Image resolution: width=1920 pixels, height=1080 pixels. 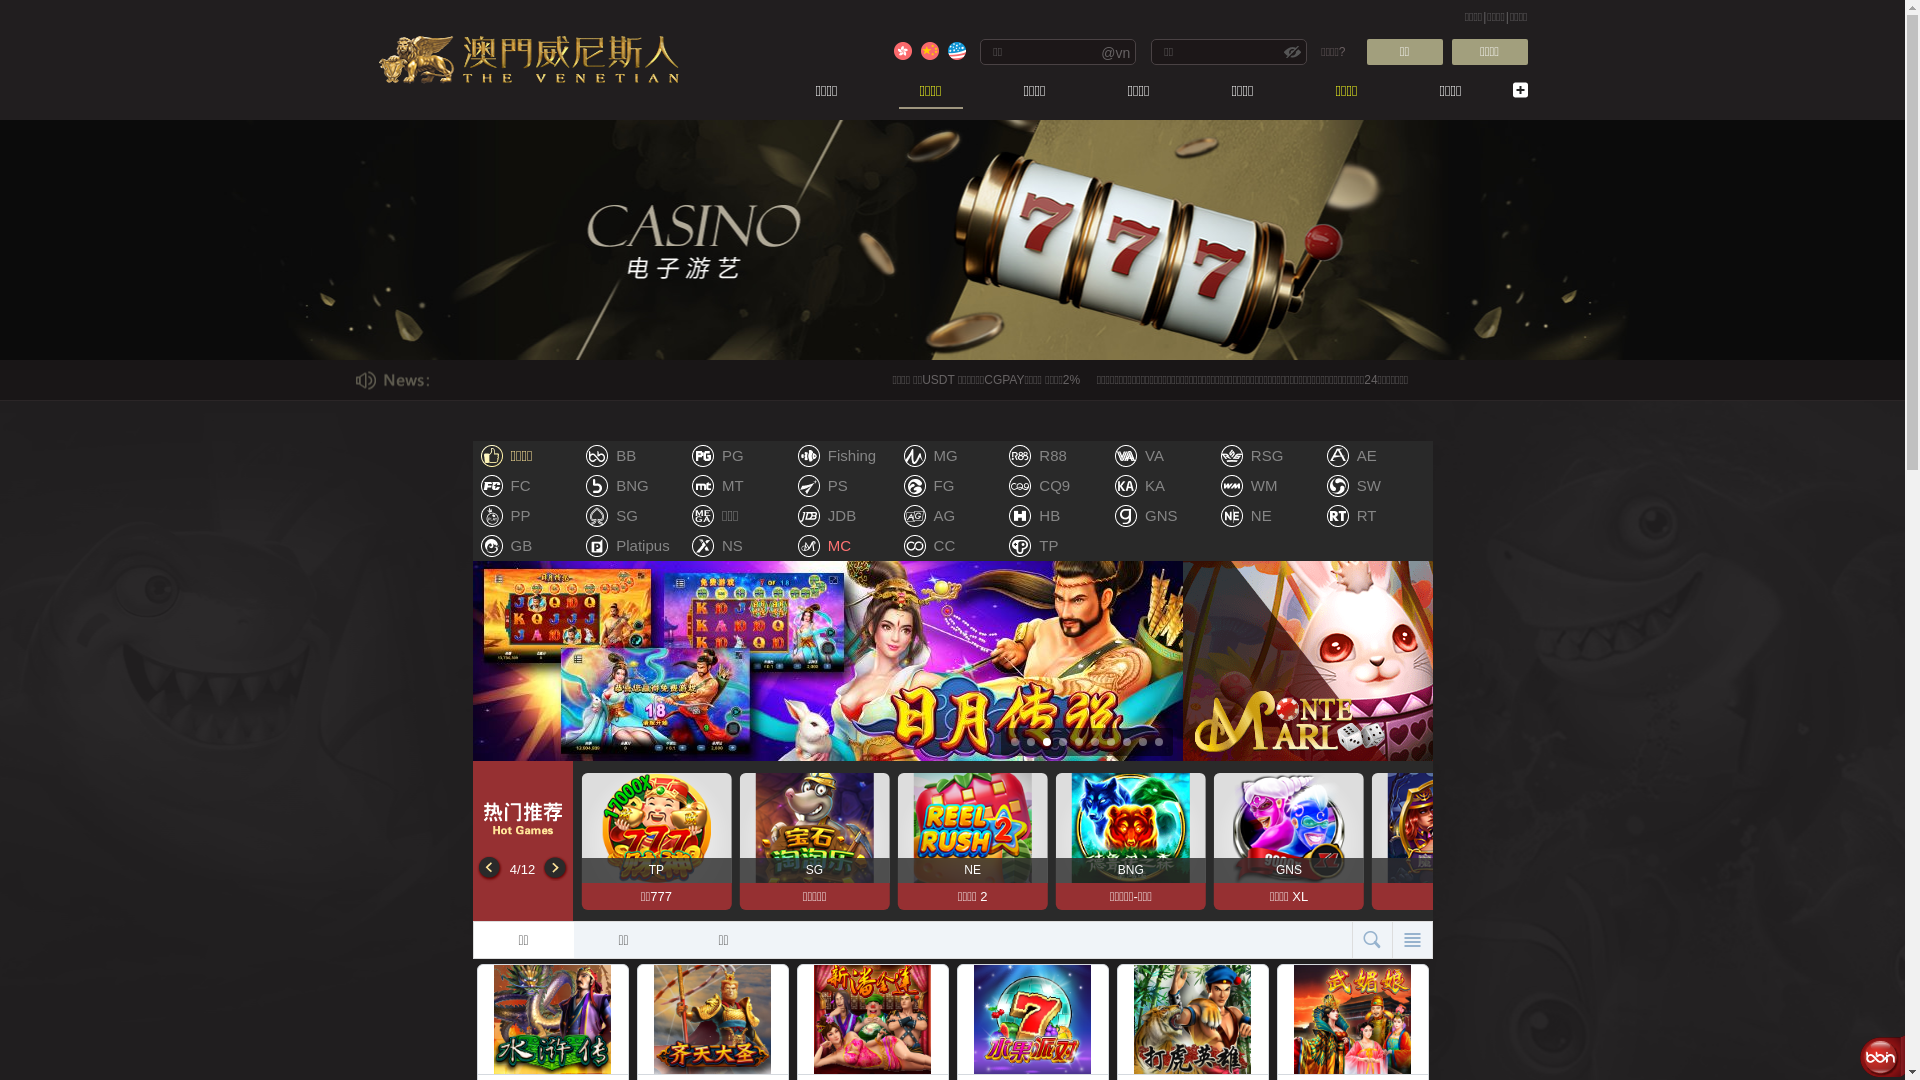 I want to click on 'English', so click(x=955, y=49).